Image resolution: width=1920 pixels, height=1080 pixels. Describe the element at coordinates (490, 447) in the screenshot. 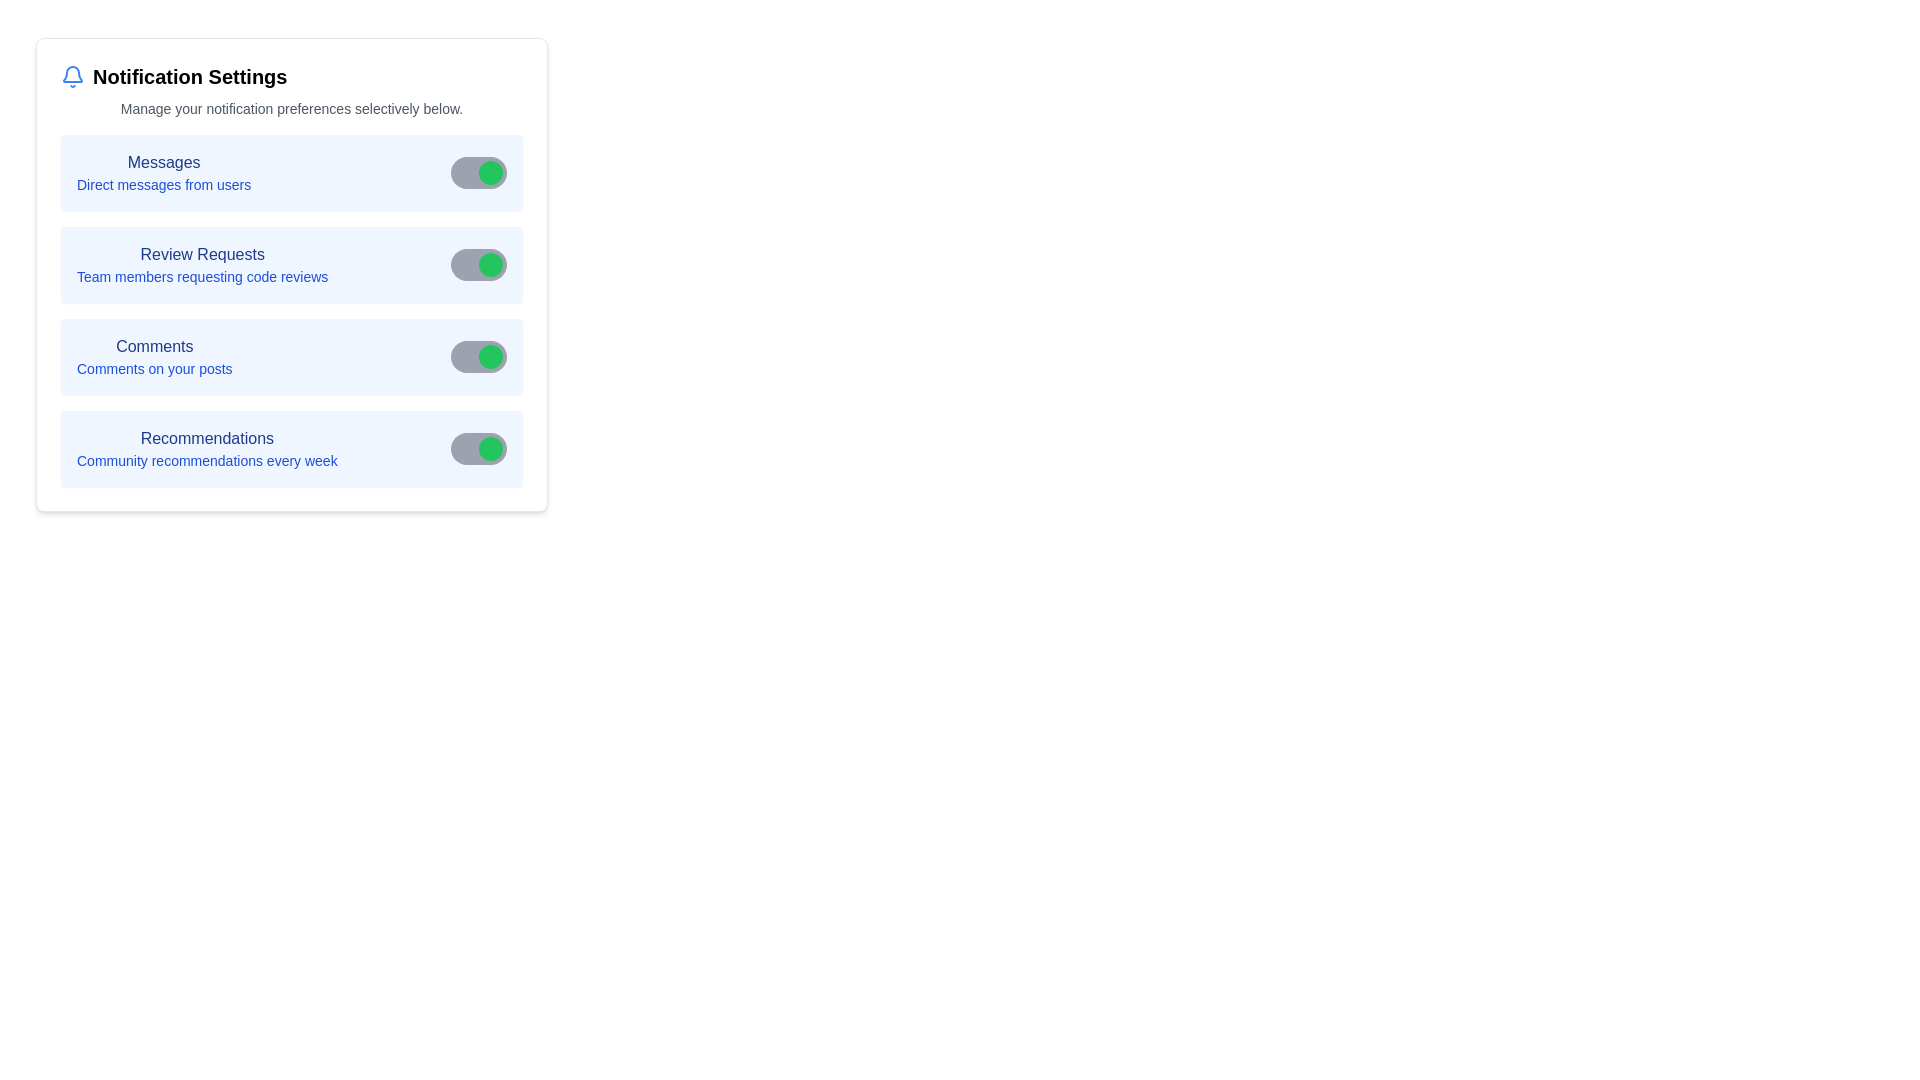

I see `the green circular toggle indicator` at that location.